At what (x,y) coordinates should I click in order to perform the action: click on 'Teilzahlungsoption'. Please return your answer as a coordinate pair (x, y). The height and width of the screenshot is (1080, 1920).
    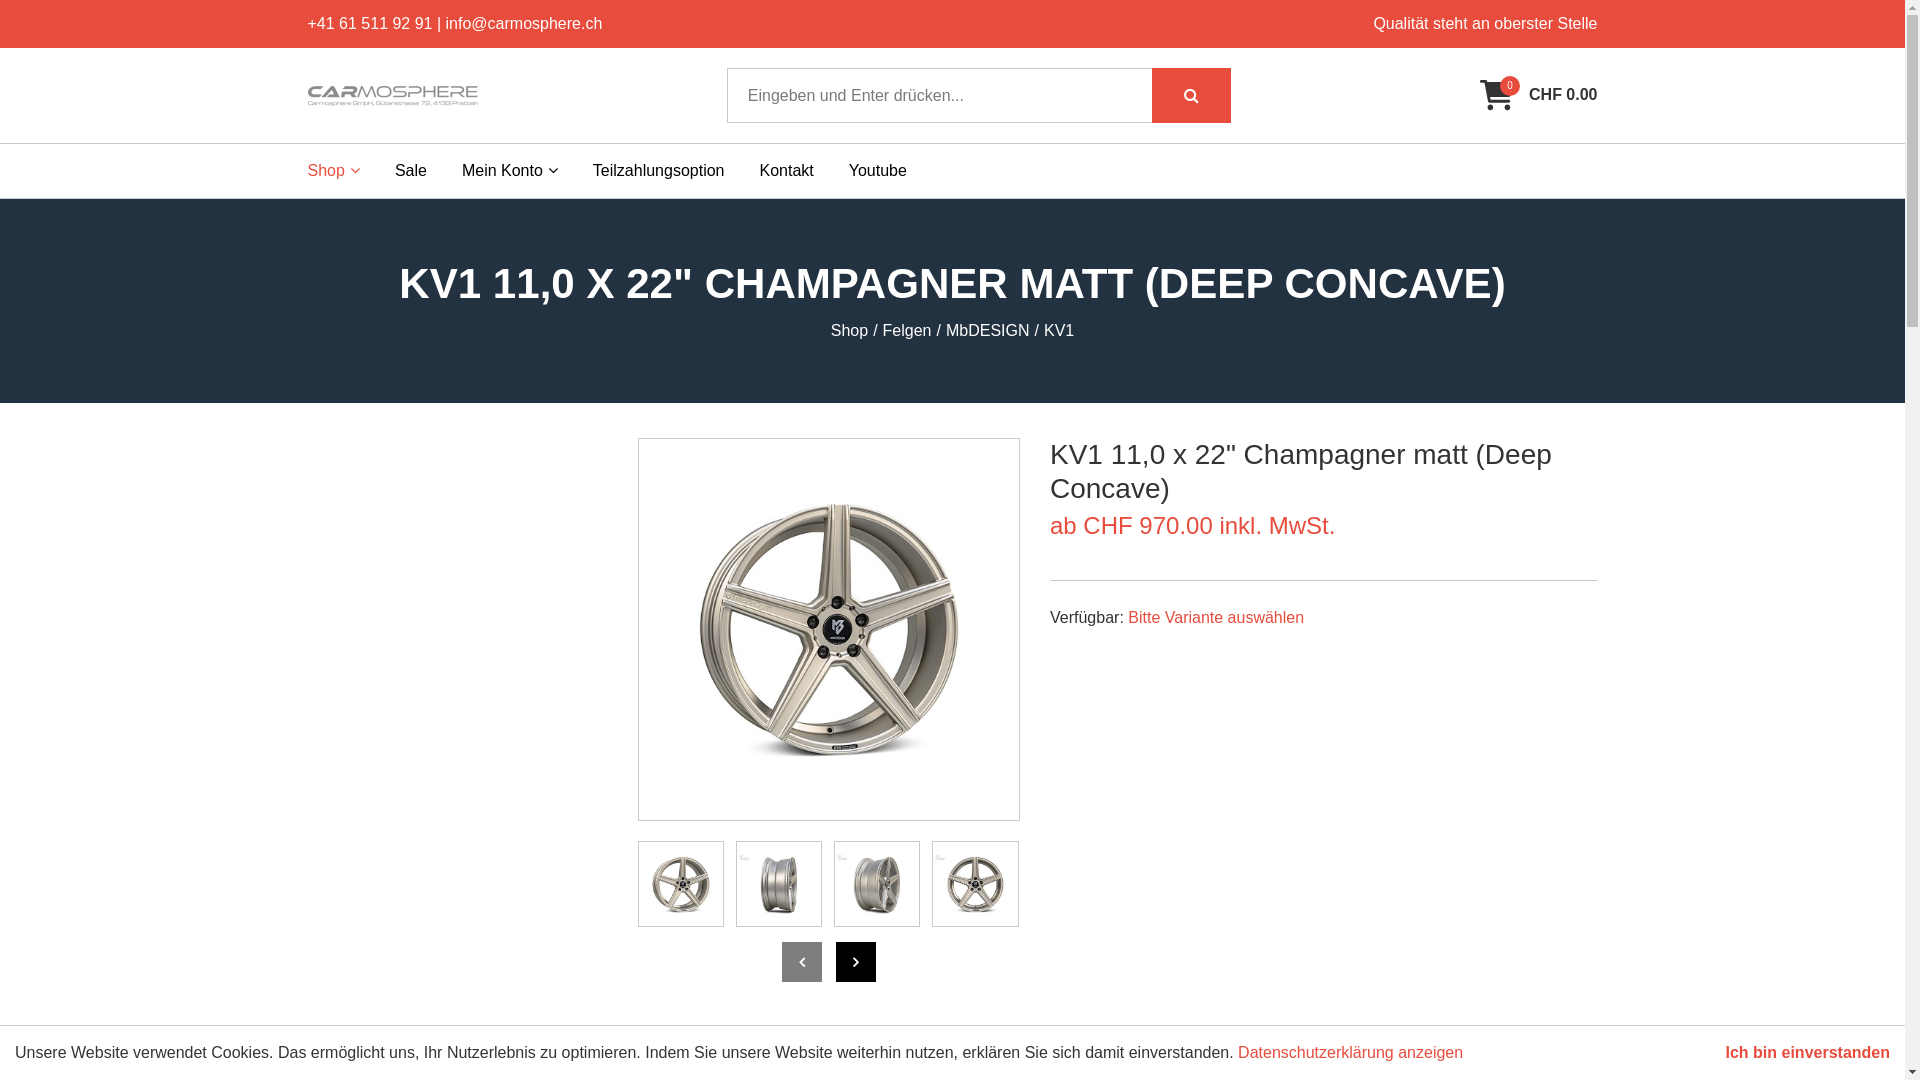
    Looking at the image, I should click on (592, 169).